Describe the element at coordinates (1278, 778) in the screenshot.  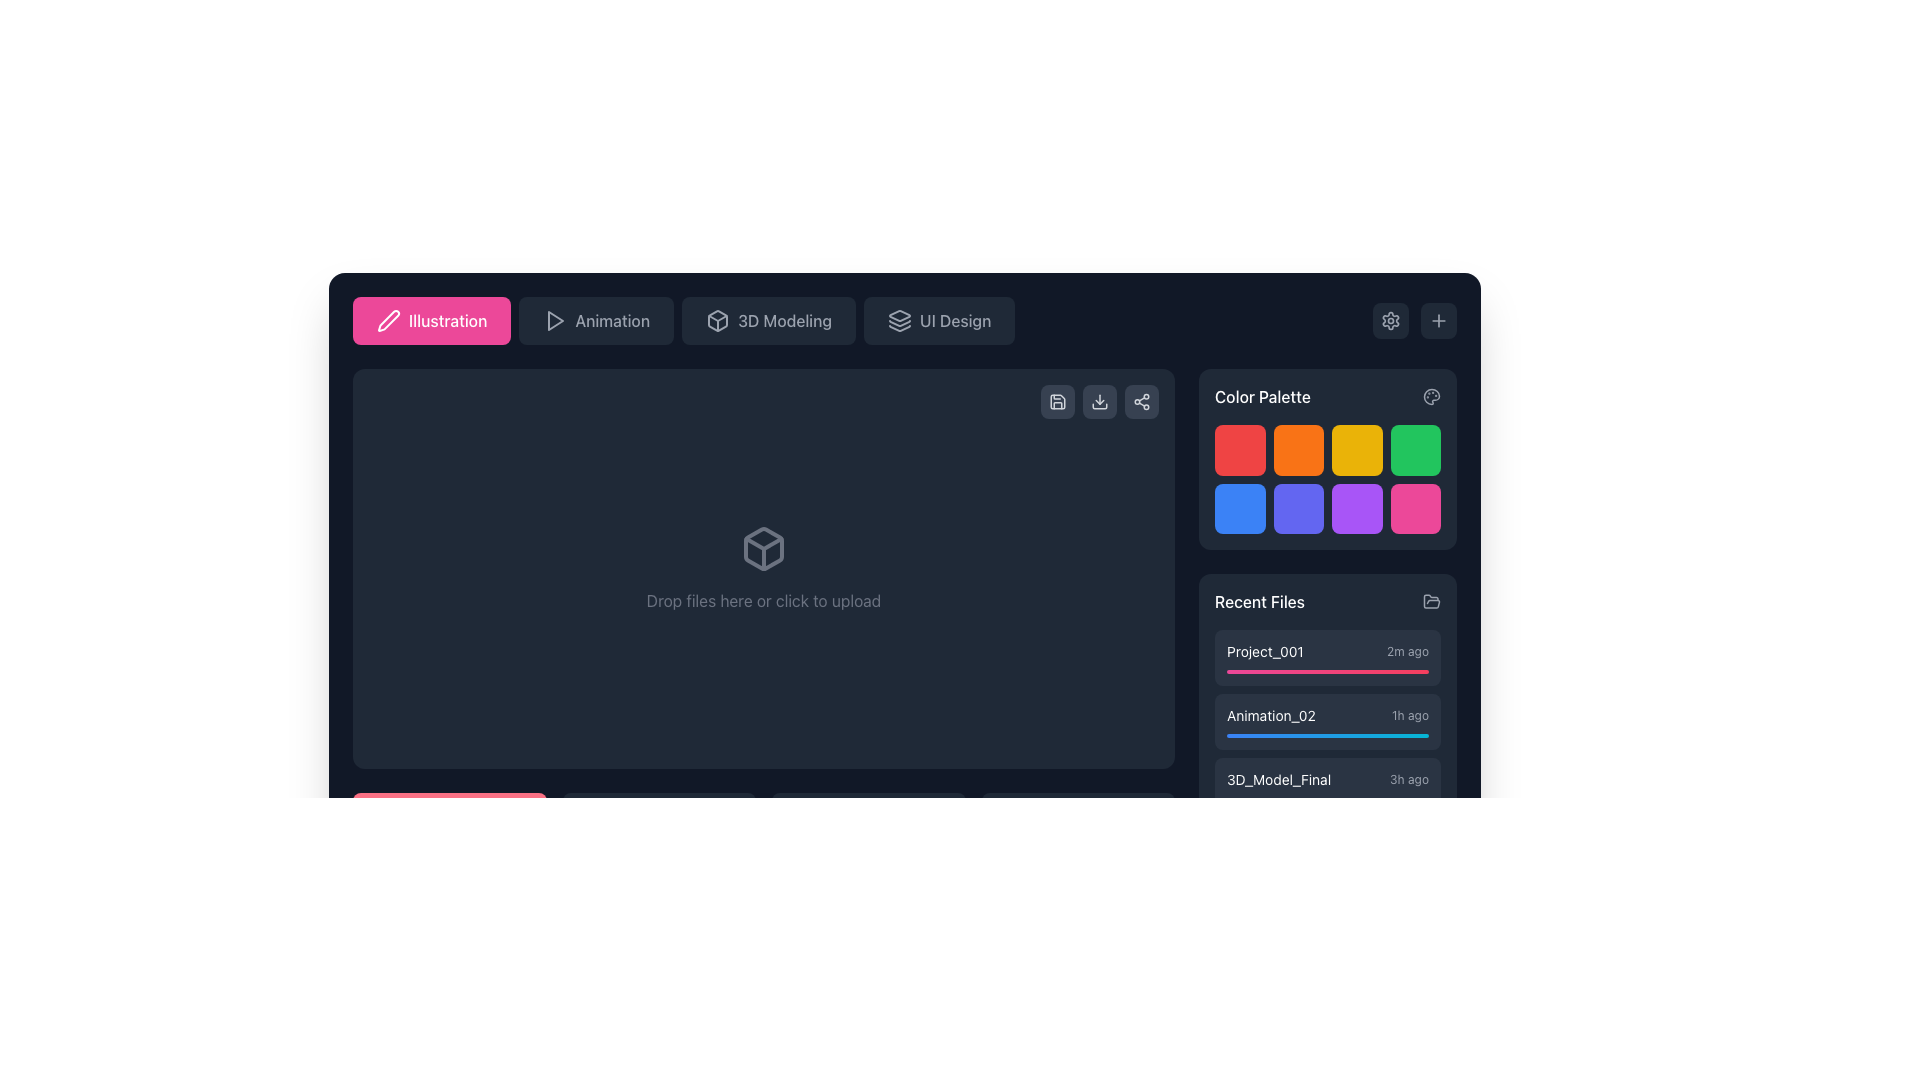
I see `label displaying the file name in the 'Recent Files' panel, located to the left of the timestamp labeled '3h ago'` at that location.